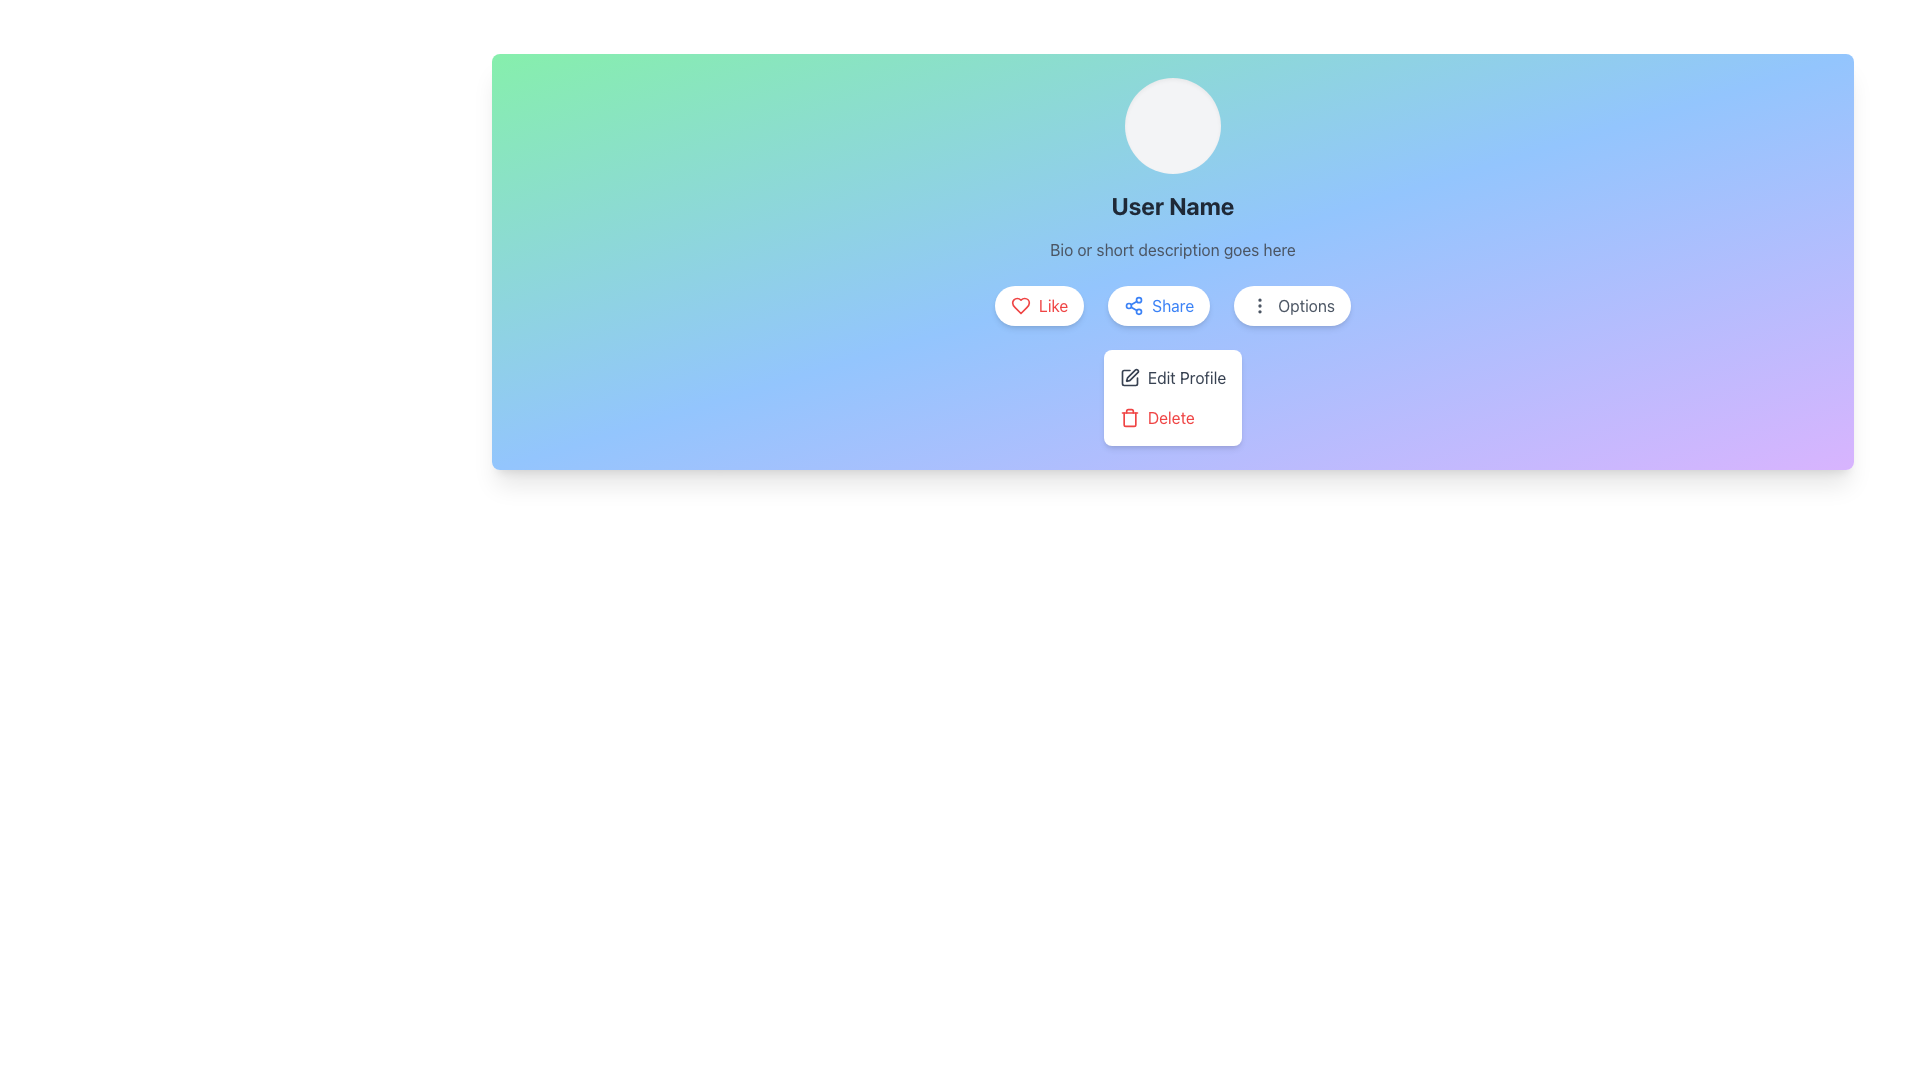 The image size is (1920, 1080). What do you see at coordinates (1172, 378) in the screenshot?
I see `the 'Edit Profile' button, which is styled in dark gray with a pencil icon to its left, located above the 'Delete' button in a white card layout` at bounding box center [1172, 378].